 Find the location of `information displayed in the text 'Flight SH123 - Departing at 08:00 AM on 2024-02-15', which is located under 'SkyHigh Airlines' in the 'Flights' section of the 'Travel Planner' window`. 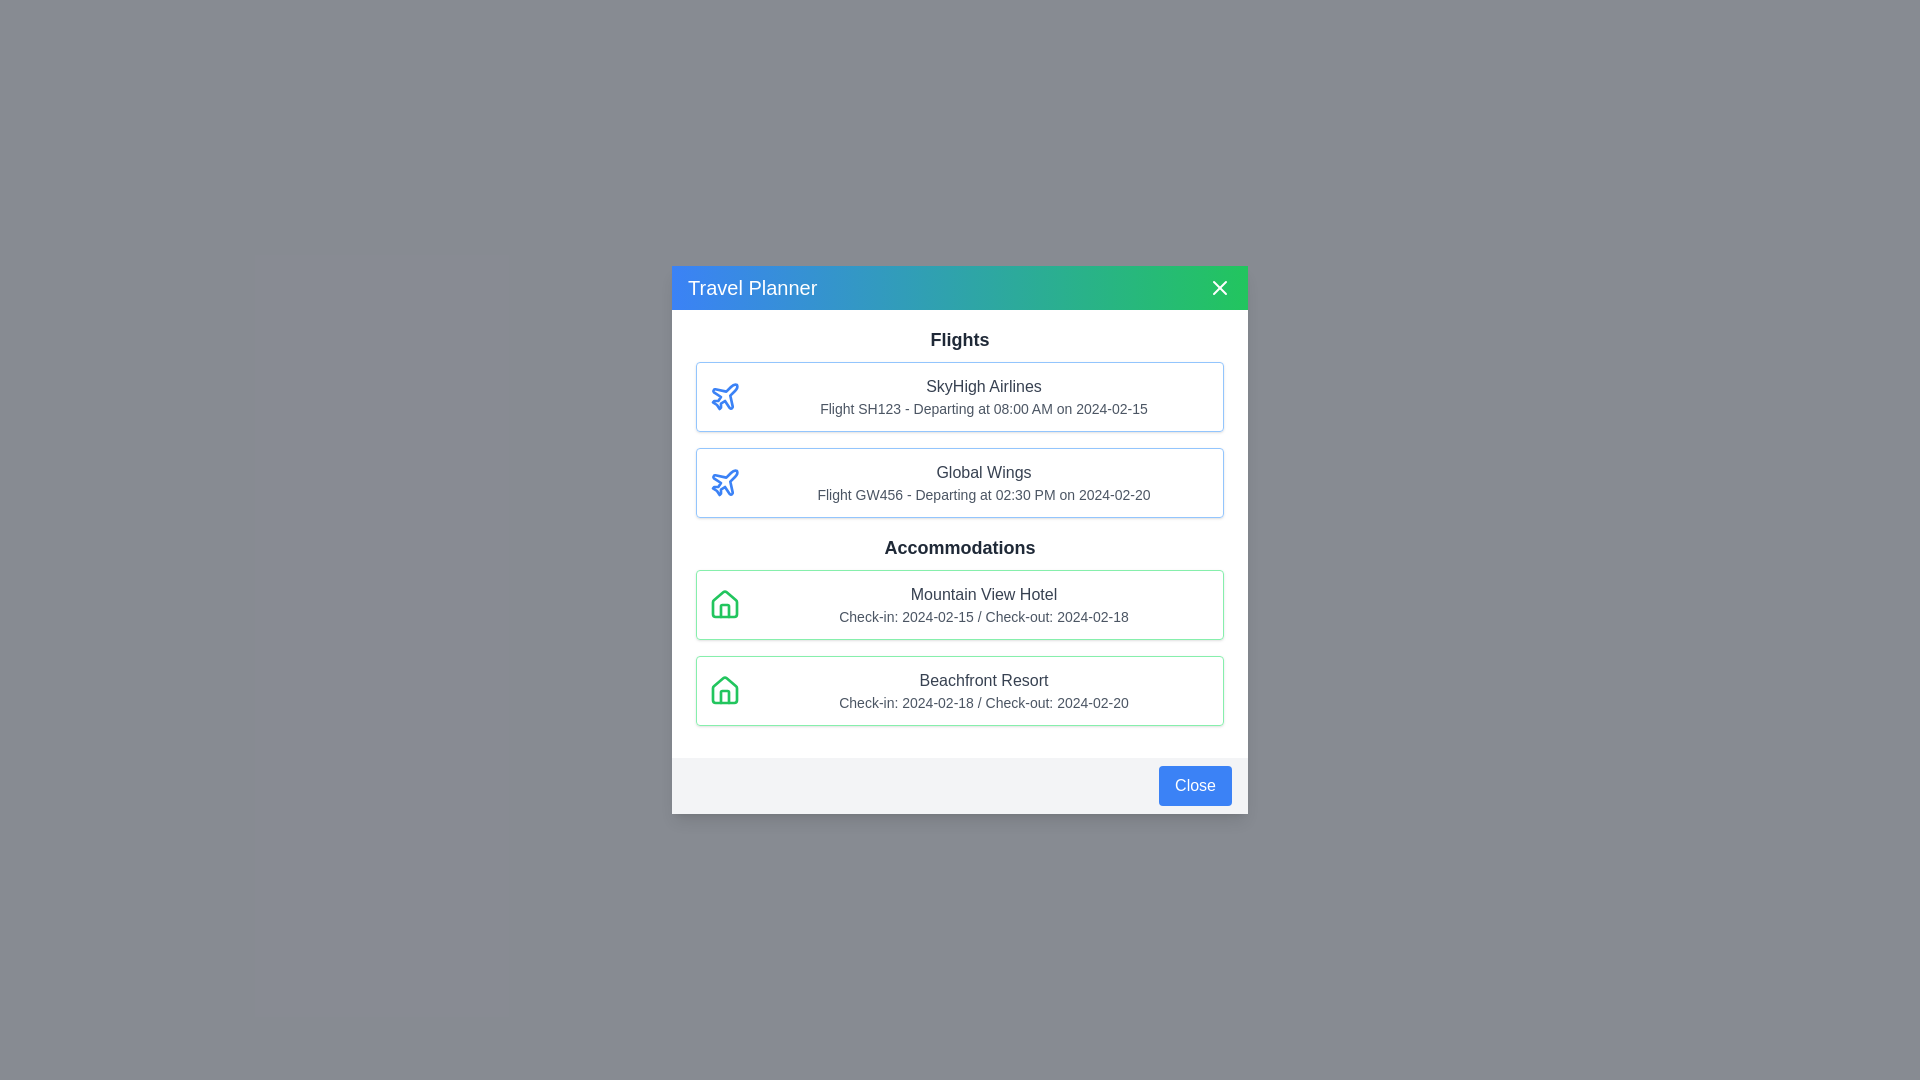

information displayed in the text 'Flight SH123 - Departing at 08:00 AM on 2024-02-15', which is located under 'SkyHigh Airlines' in the 'Flights' section of the 'Travel Planner' window is located at coordinates (983, 407).